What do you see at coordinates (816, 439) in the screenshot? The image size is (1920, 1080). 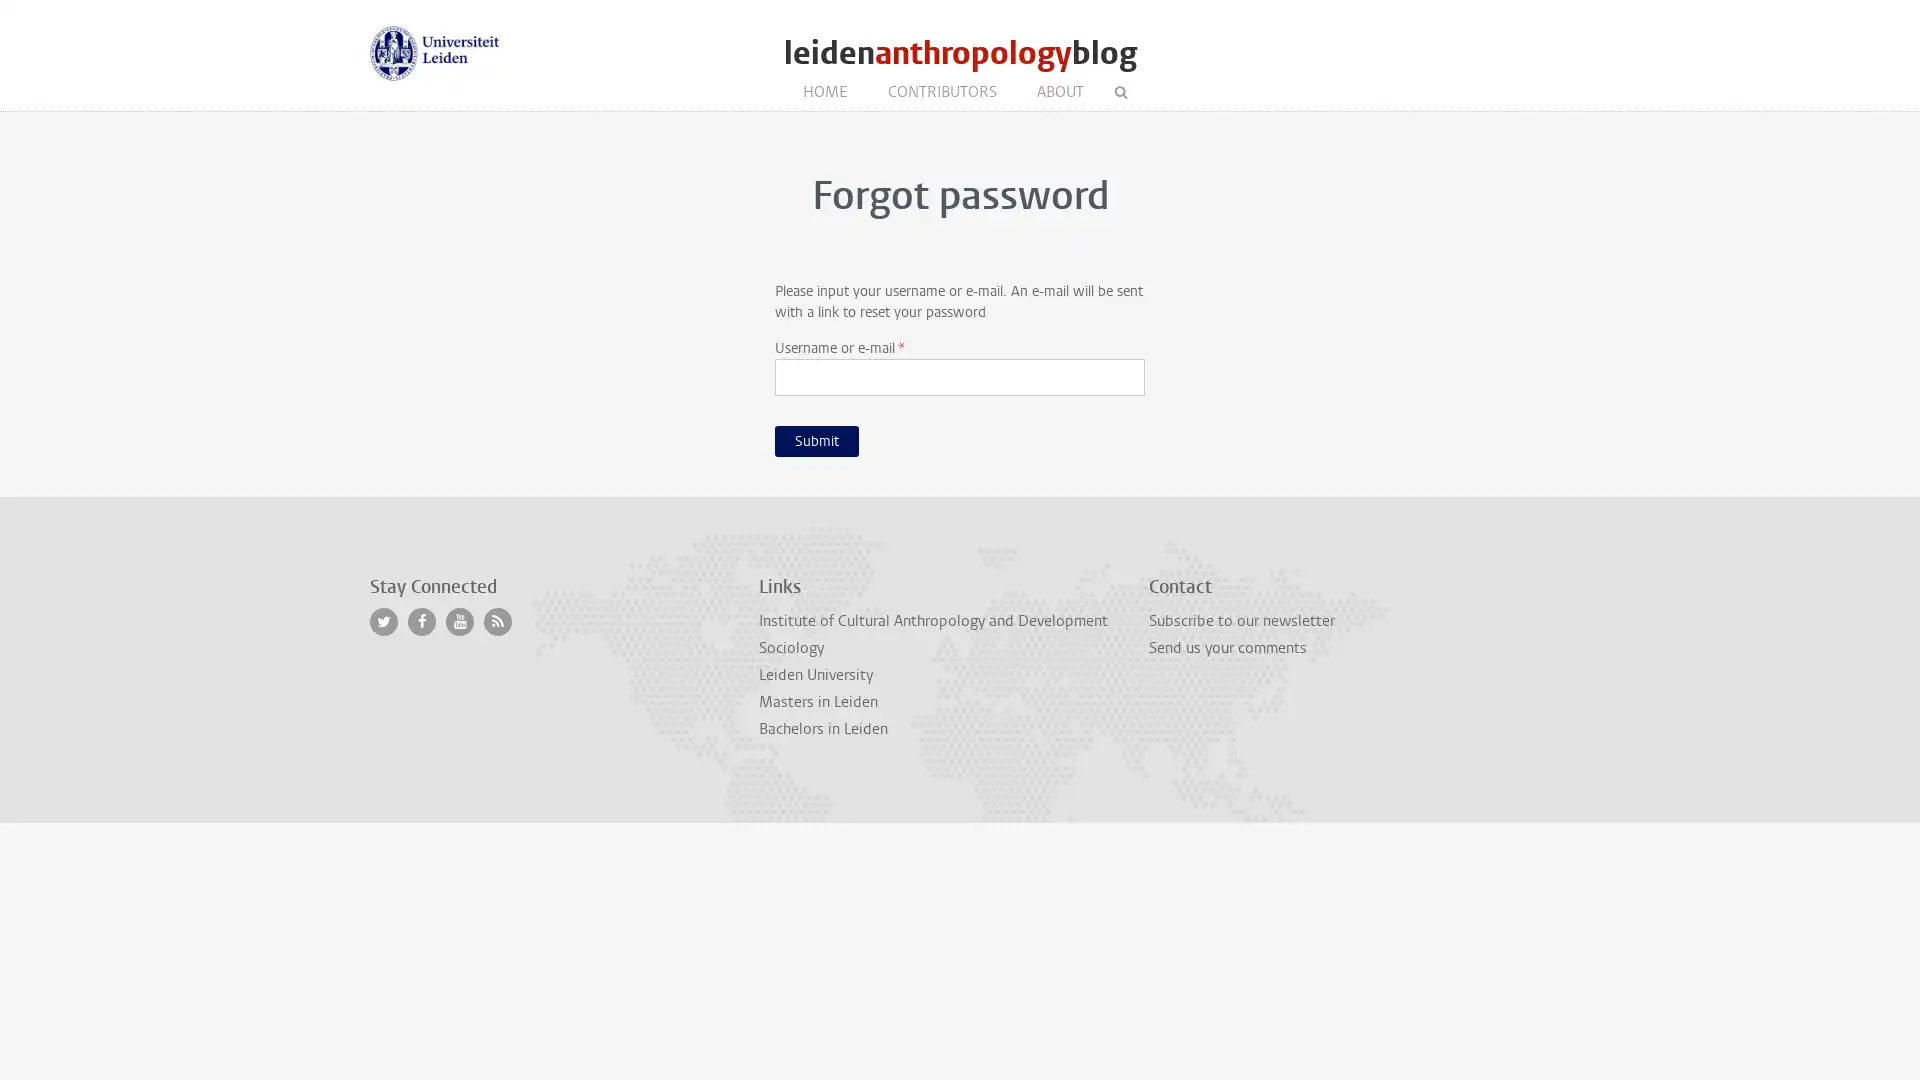 I see `Submit` at bounding box center [816, 439].